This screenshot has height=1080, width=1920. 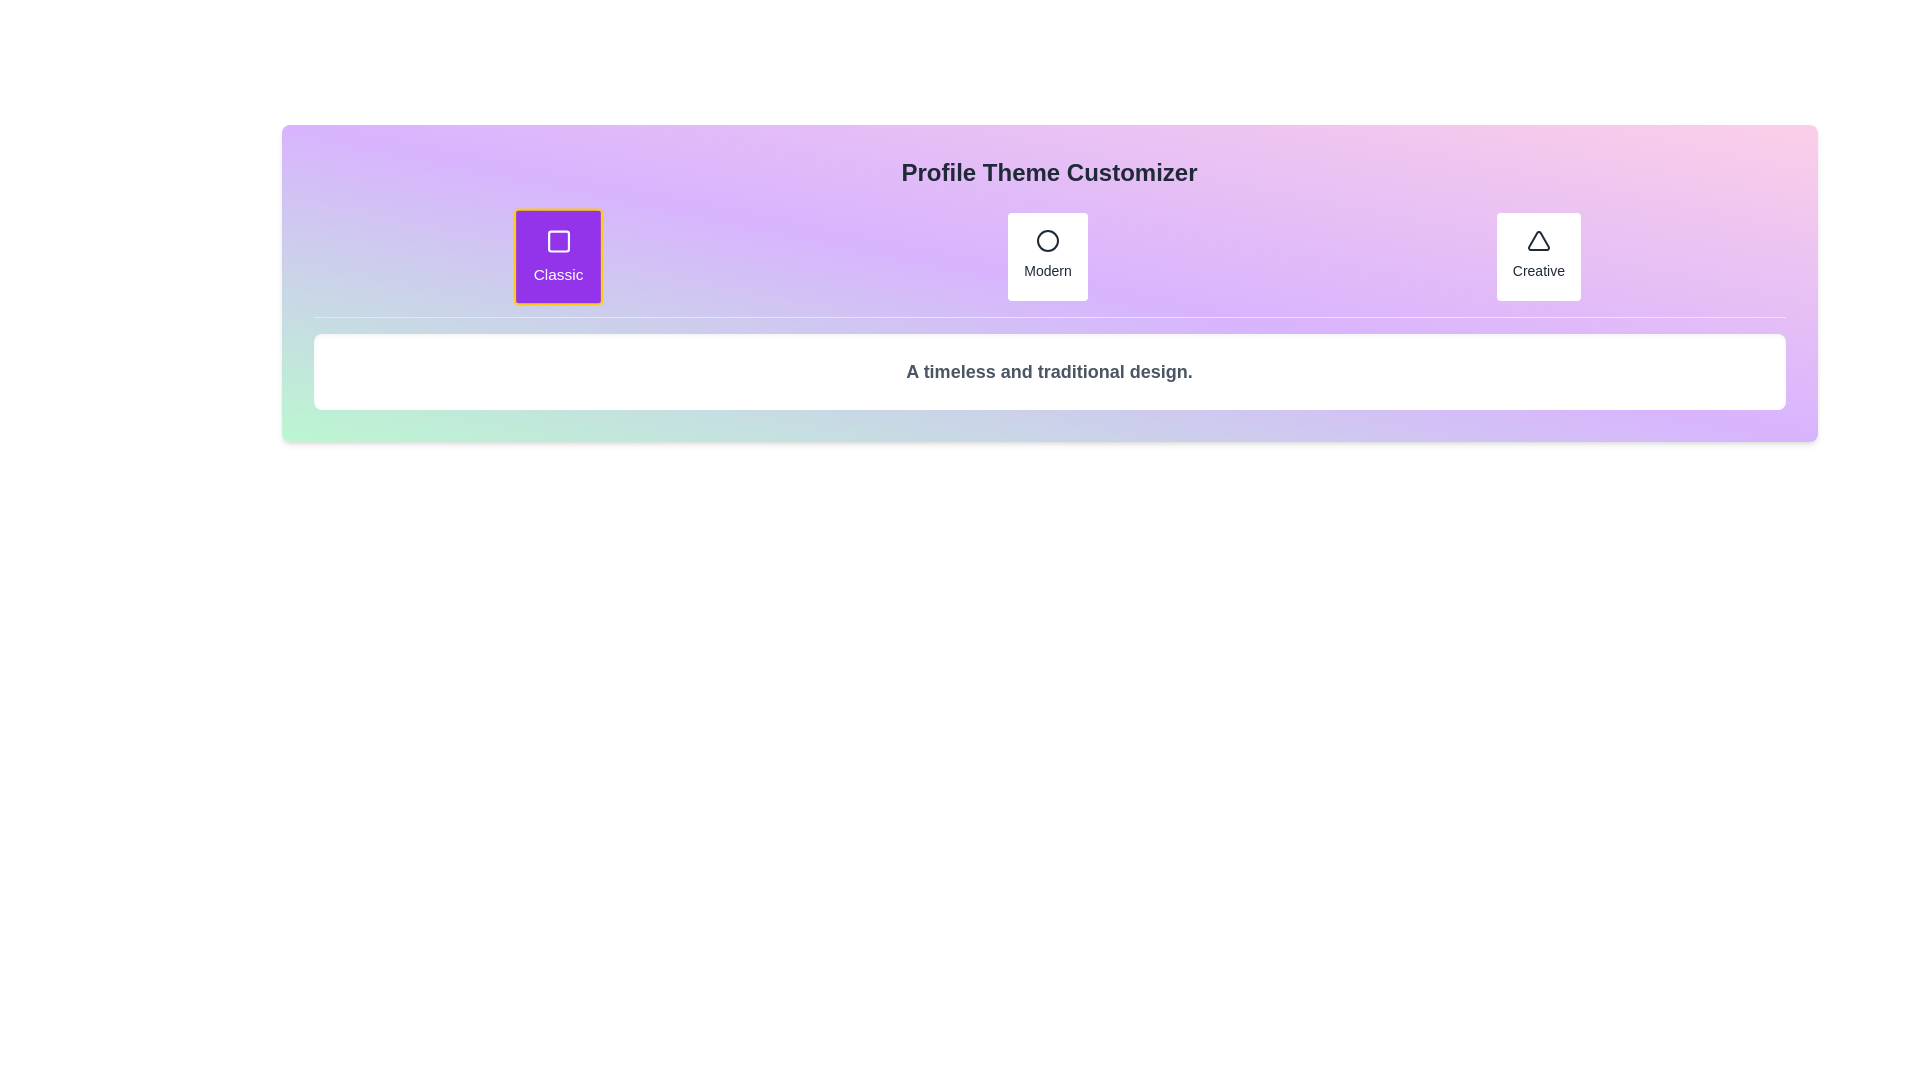 I want to click on the 'Modern' theme button in the Profile Theme Customizer, so click(x=1046, y=256).